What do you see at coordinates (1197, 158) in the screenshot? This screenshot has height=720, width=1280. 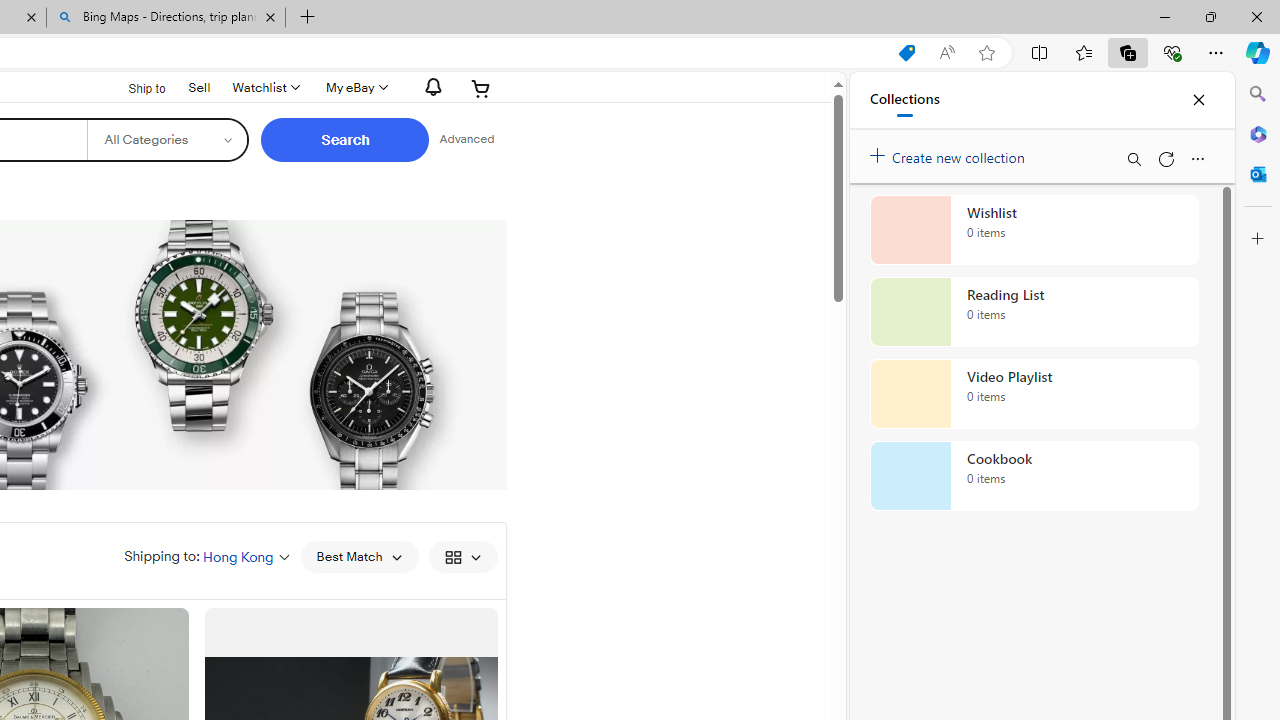 I see `'More options menu'` at bounding box center [1197, 158].